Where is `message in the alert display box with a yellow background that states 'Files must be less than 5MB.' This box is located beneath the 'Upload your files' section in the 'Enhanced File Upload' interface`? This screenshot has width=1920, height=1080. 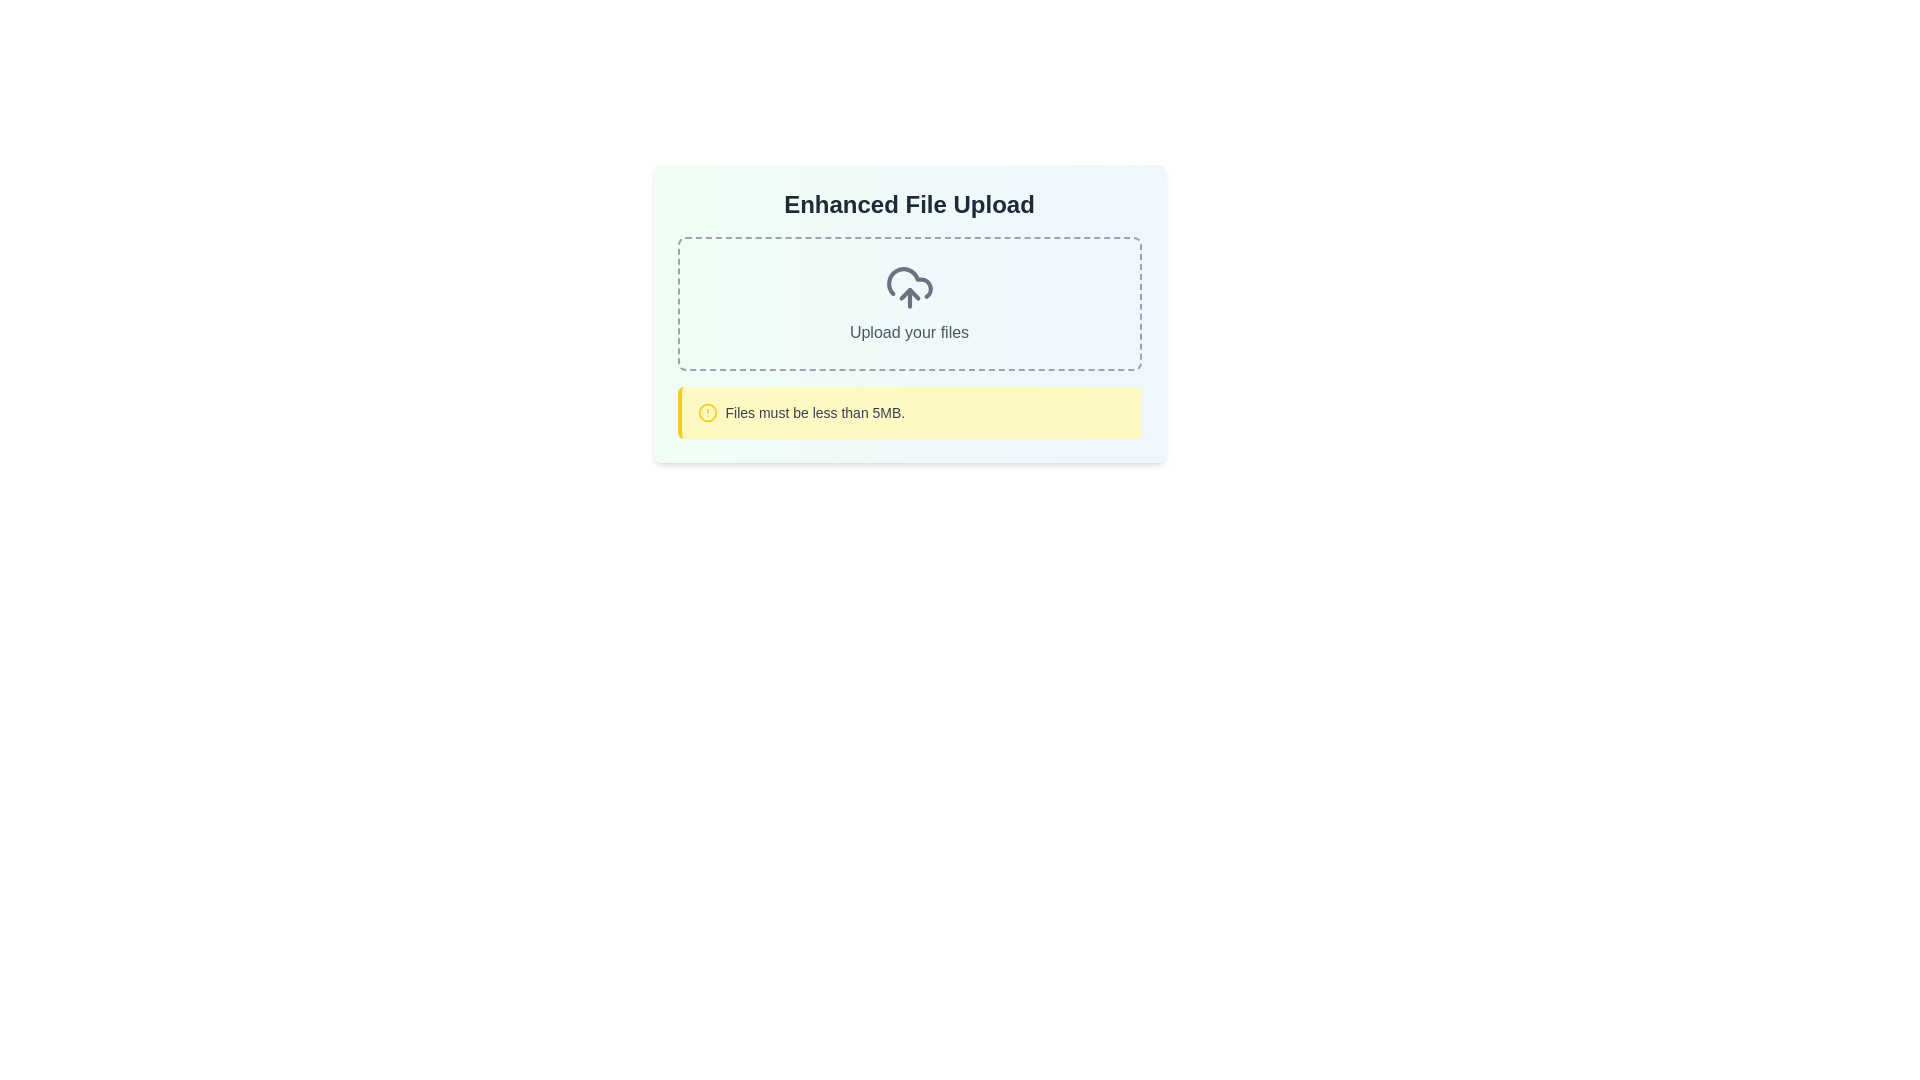 message in the alert display box with a yellow background that states 'Files must be less than 5MB.' This box is located beneath the 'Upload your files' section in the 'Enhanced File Upload' interface is located at coordinates (908, 411).